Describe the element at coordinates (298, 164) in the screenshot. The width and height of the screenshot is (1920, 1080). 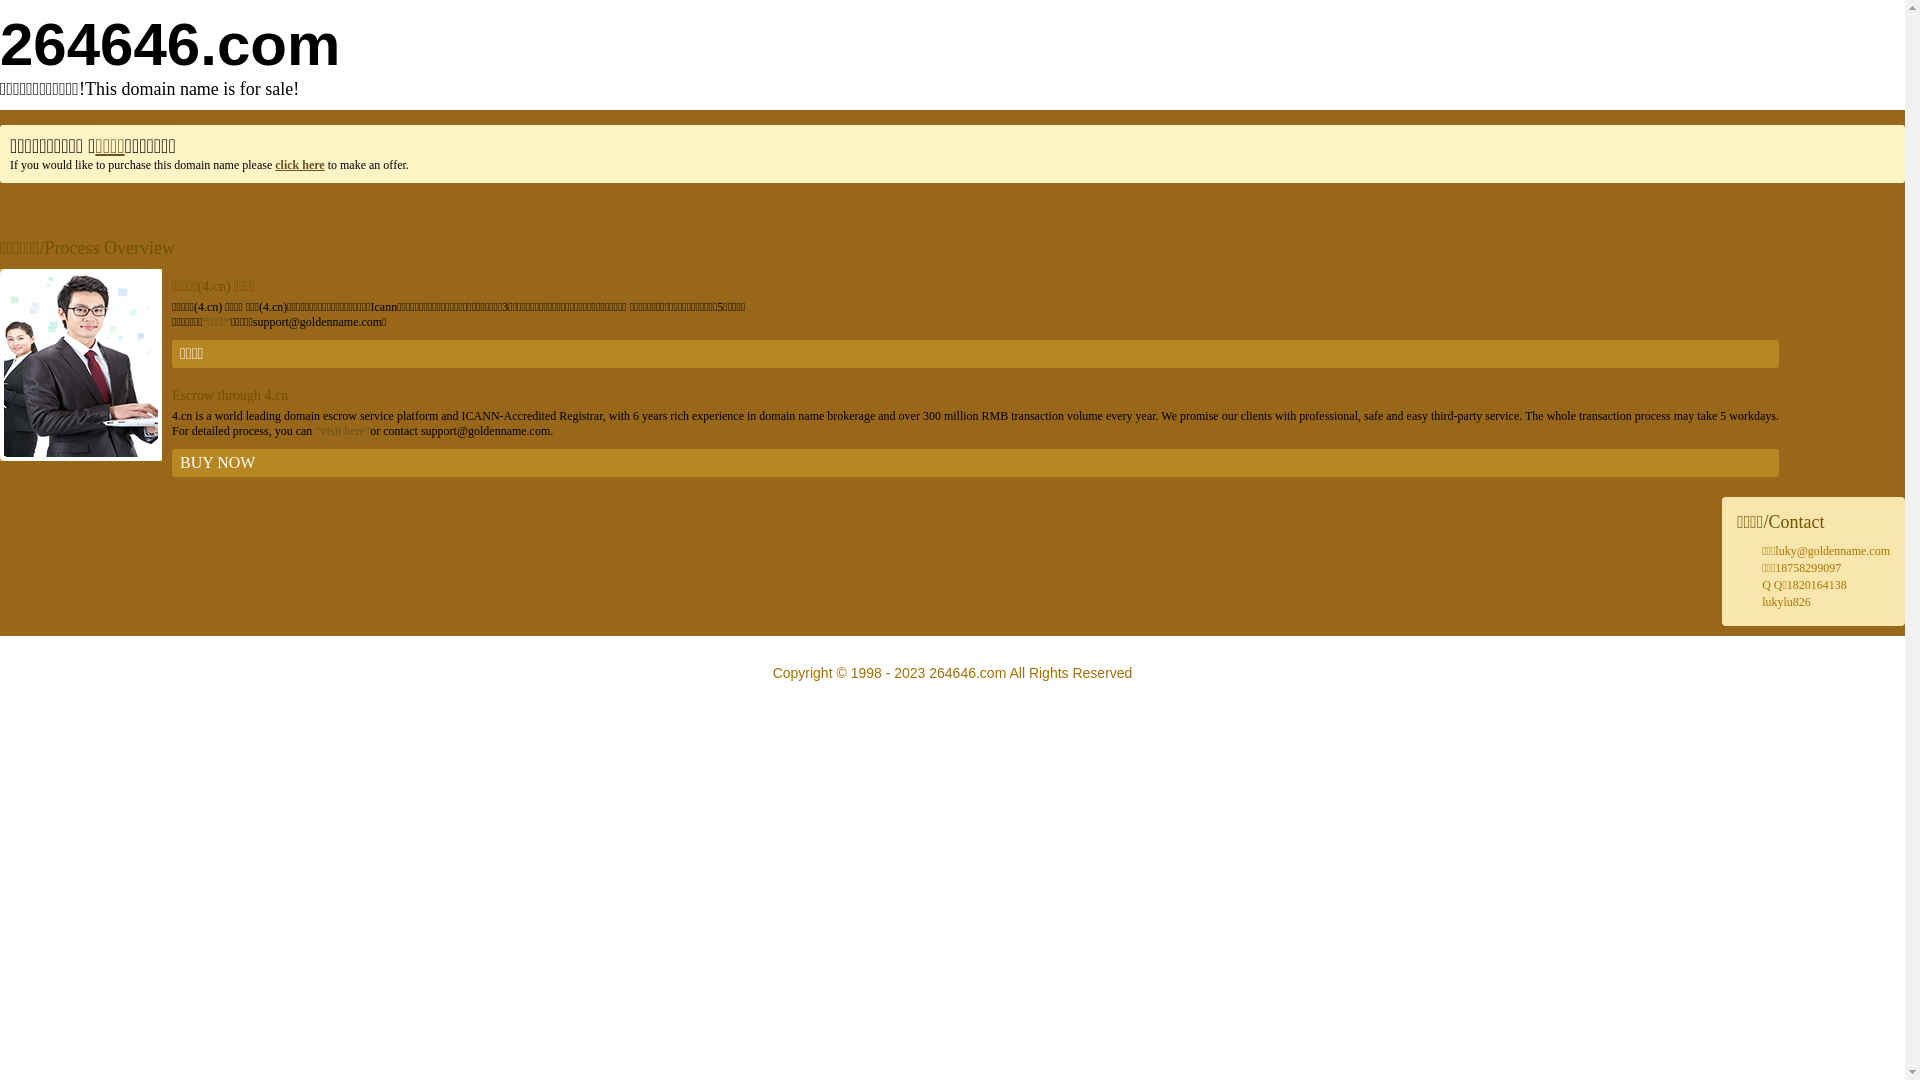
I see `'click here'` at that location.